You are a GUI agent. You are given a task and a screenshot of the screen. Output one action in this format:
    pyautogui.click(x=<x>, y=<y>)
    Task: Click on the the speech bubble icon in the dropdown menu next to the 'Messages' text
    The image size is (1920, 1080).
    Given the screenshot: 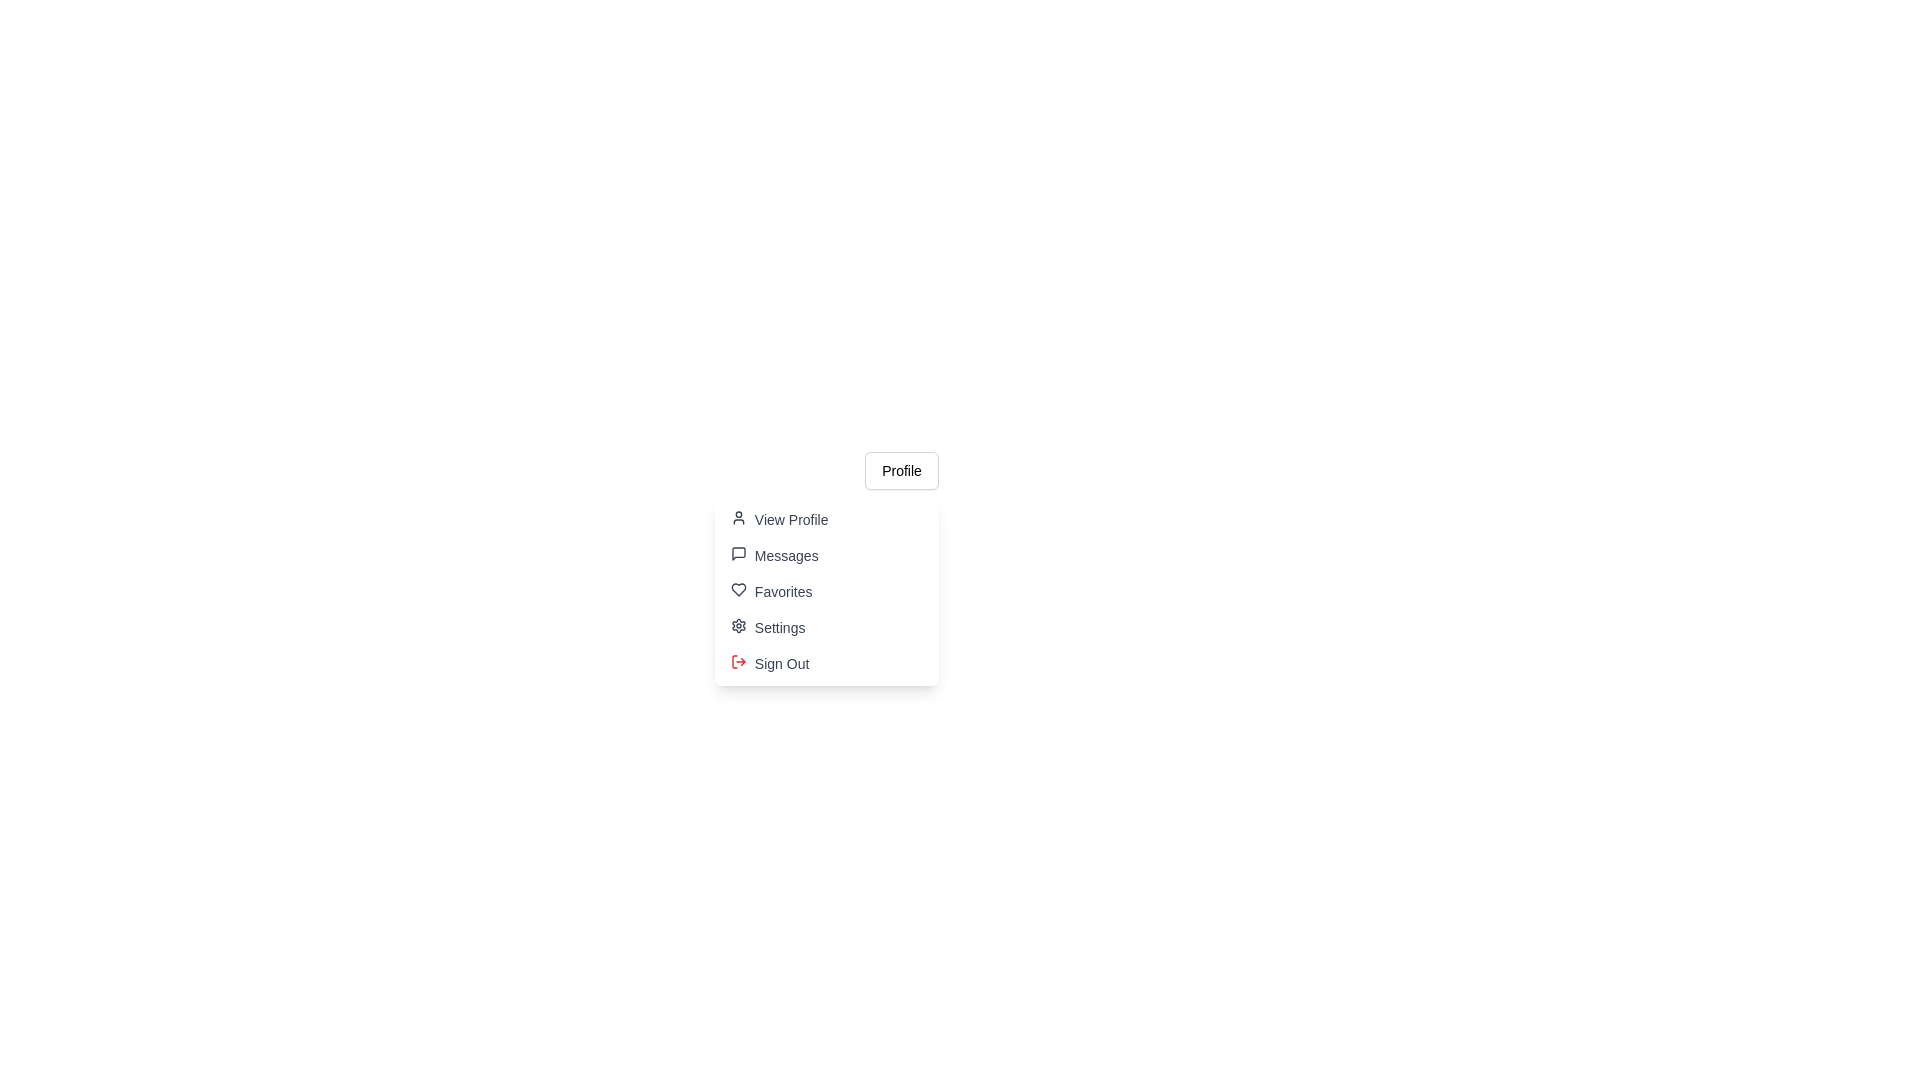 What is the action you would take?
    pyautogui.click(x=737, y=554)
    